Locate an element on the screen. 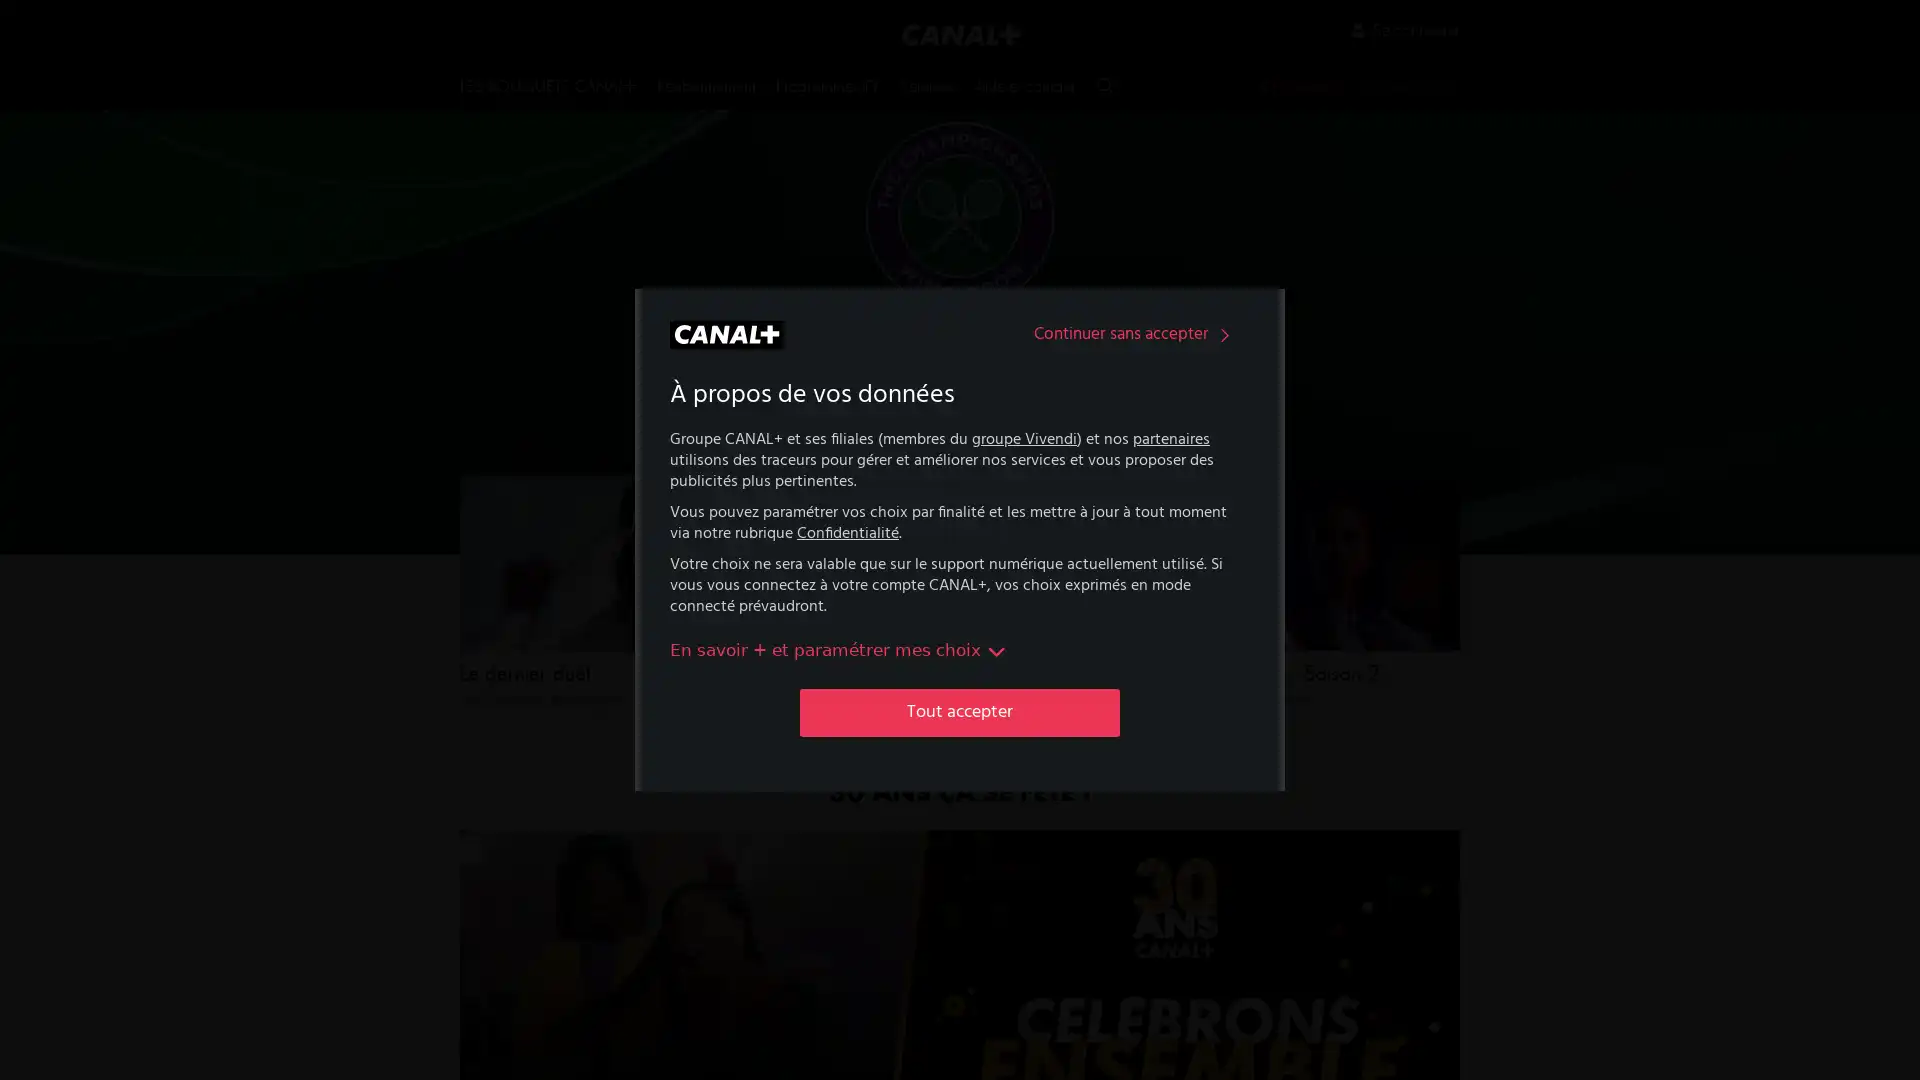  Se connecter is located at coordinates (1404, 30).